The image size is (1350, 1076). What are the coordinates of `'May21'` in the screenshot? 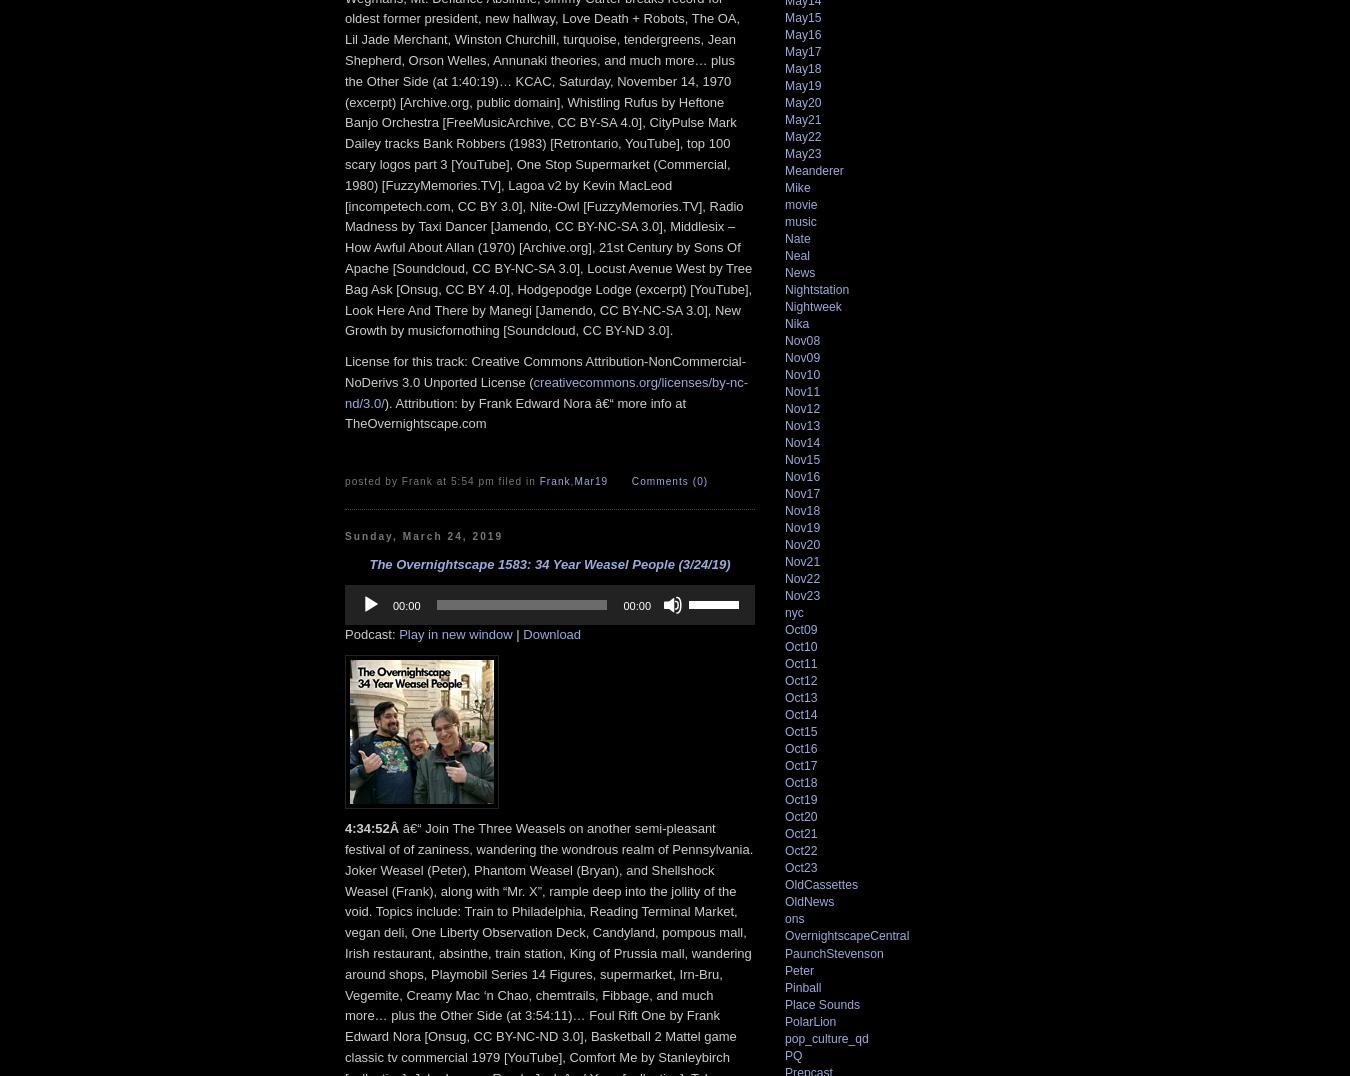 It's located at (802, 118).